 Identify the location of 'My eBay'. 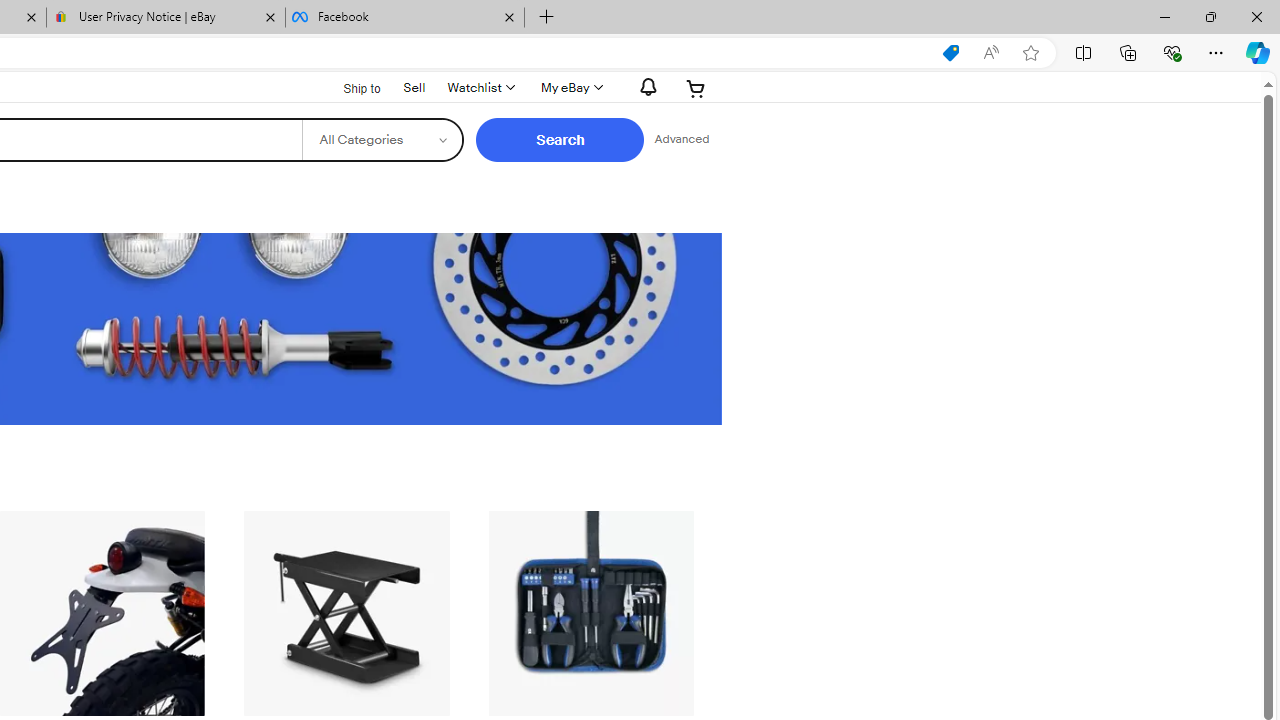
(569, 87).